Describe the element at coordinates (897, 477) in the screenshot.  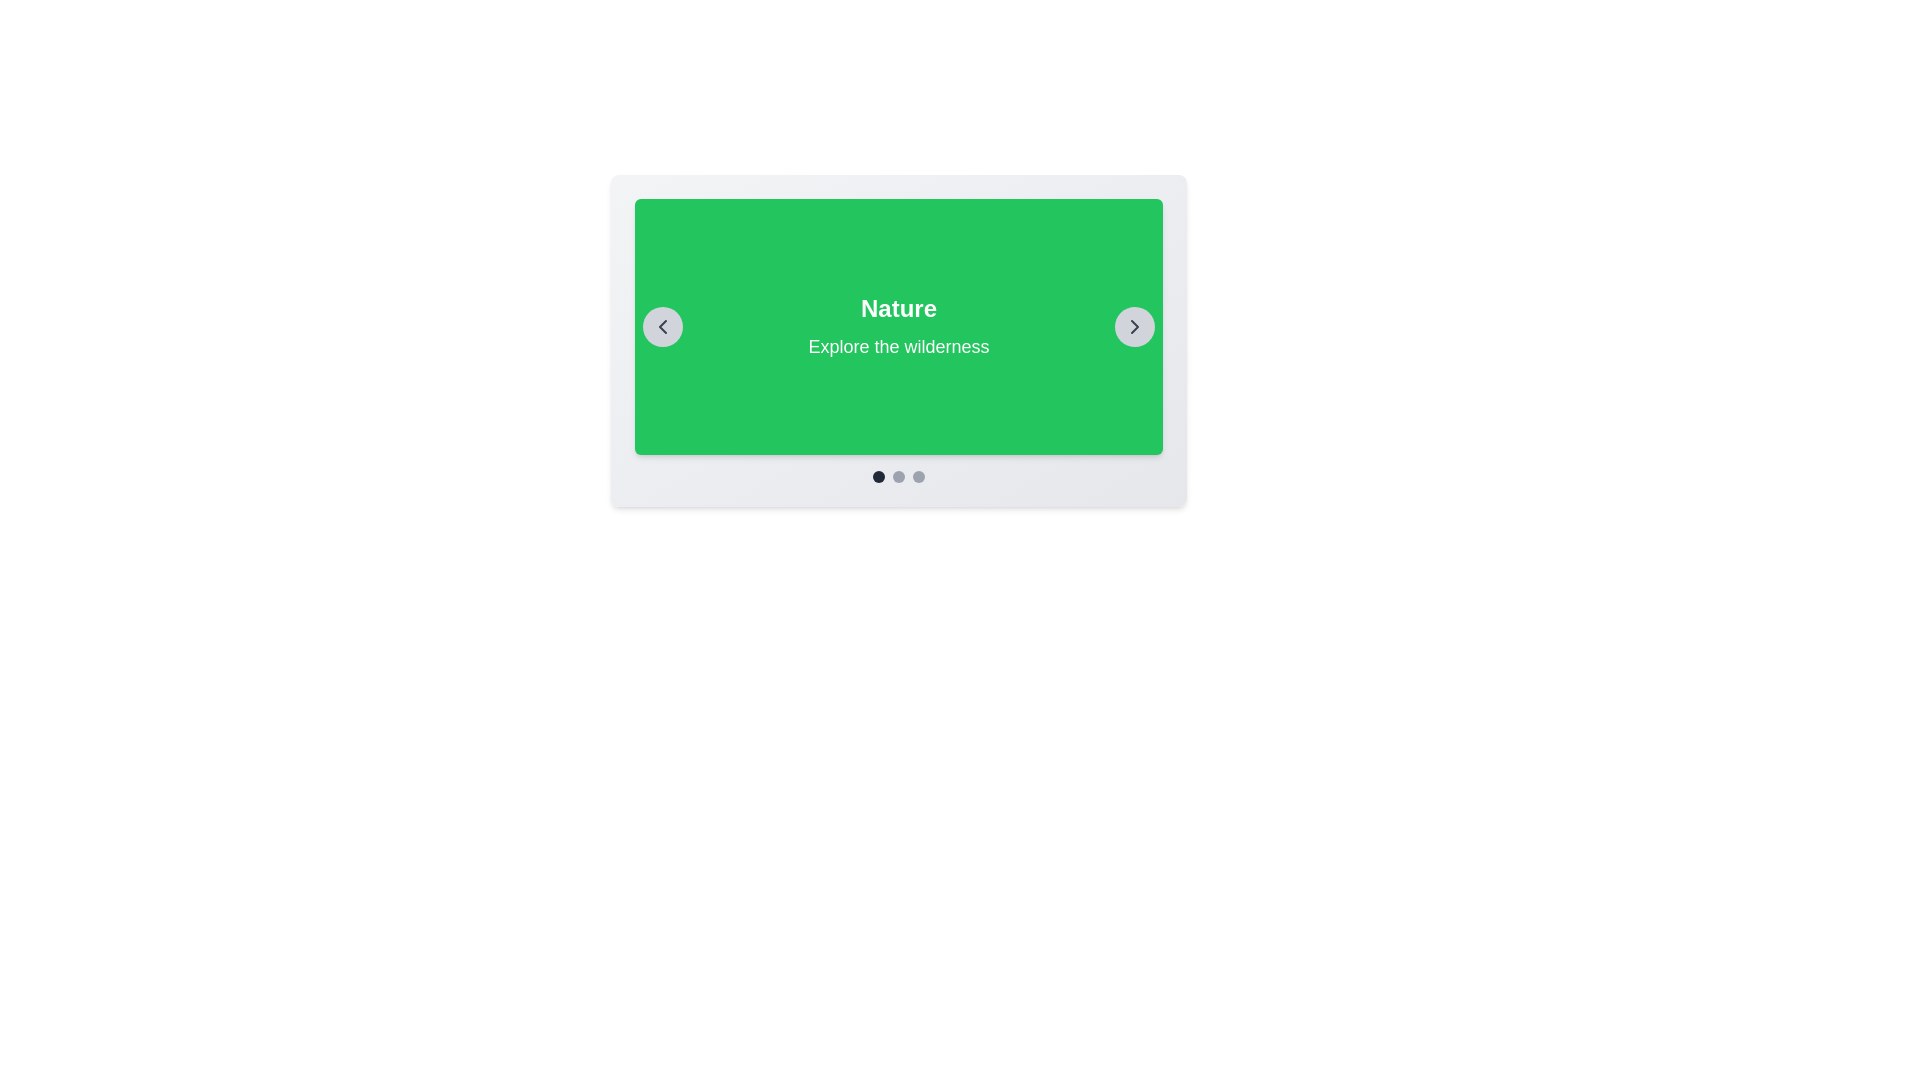
I see `the Carousel indicator bar located at the bottom of the card layout, which consists of three circular indicators with the middle one being larger and darker, indicating an active state` at that location.